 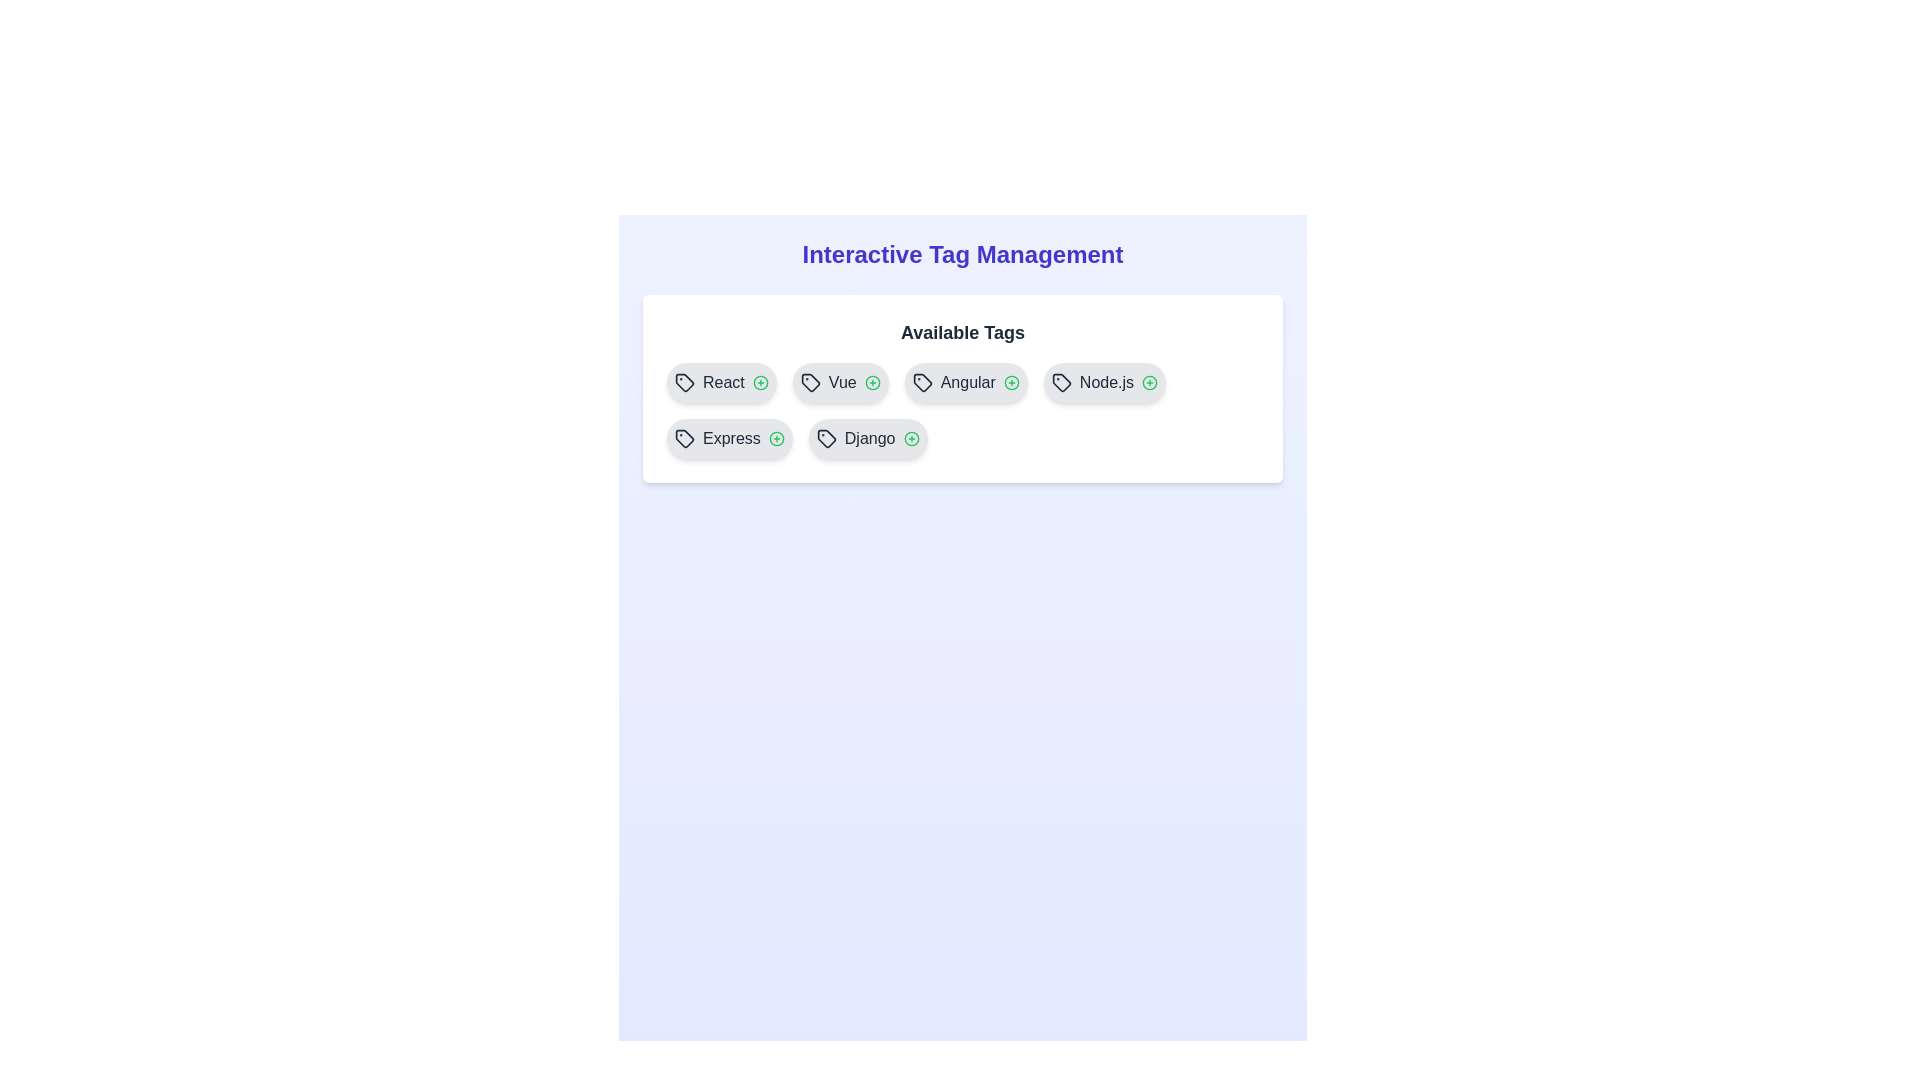 I want to click on the Django tag icon in the middle row of the 'Available Tags' section, so click(x=826, y=438).